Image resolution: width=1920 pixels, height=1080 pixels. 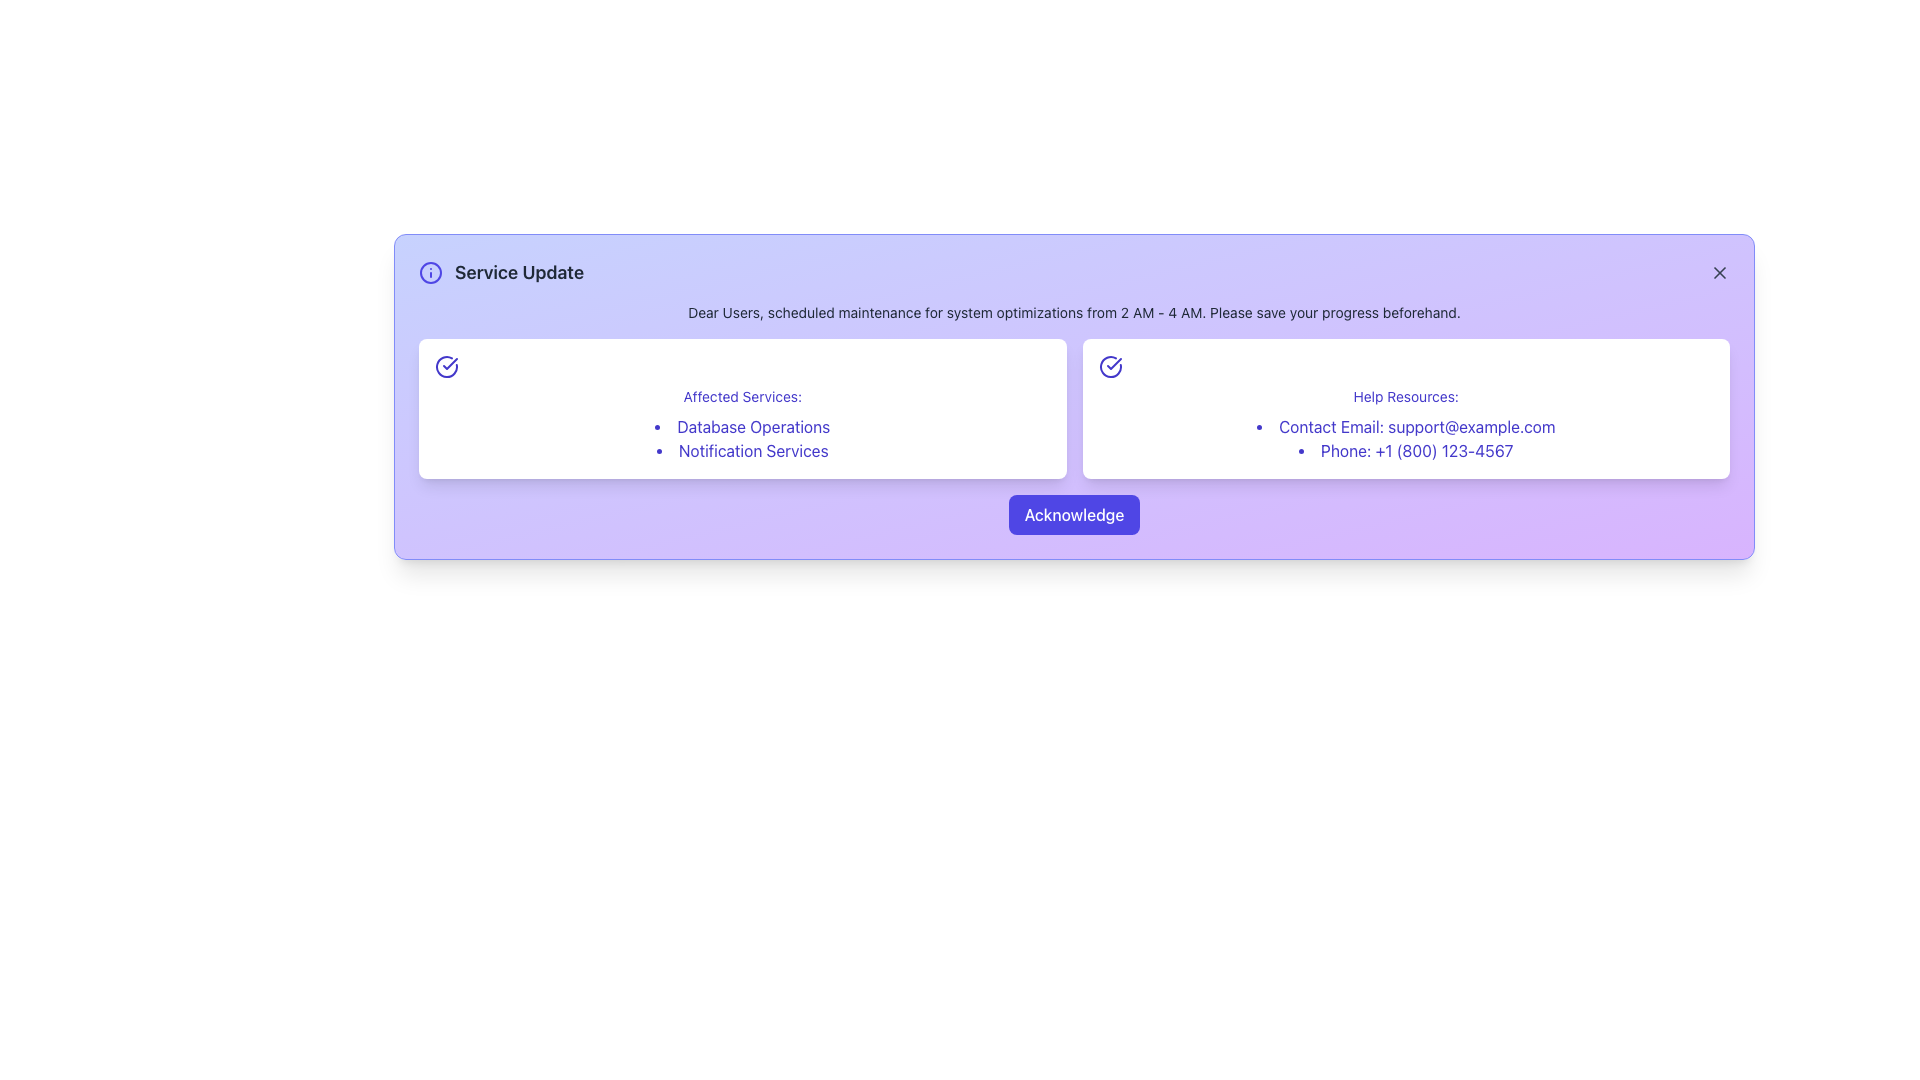 I want to click on the circular blue check mark icon located in the upper-left corner of the 'Help Resources' section, above the text 'Help Resources:', so click(x=1109, y=366).